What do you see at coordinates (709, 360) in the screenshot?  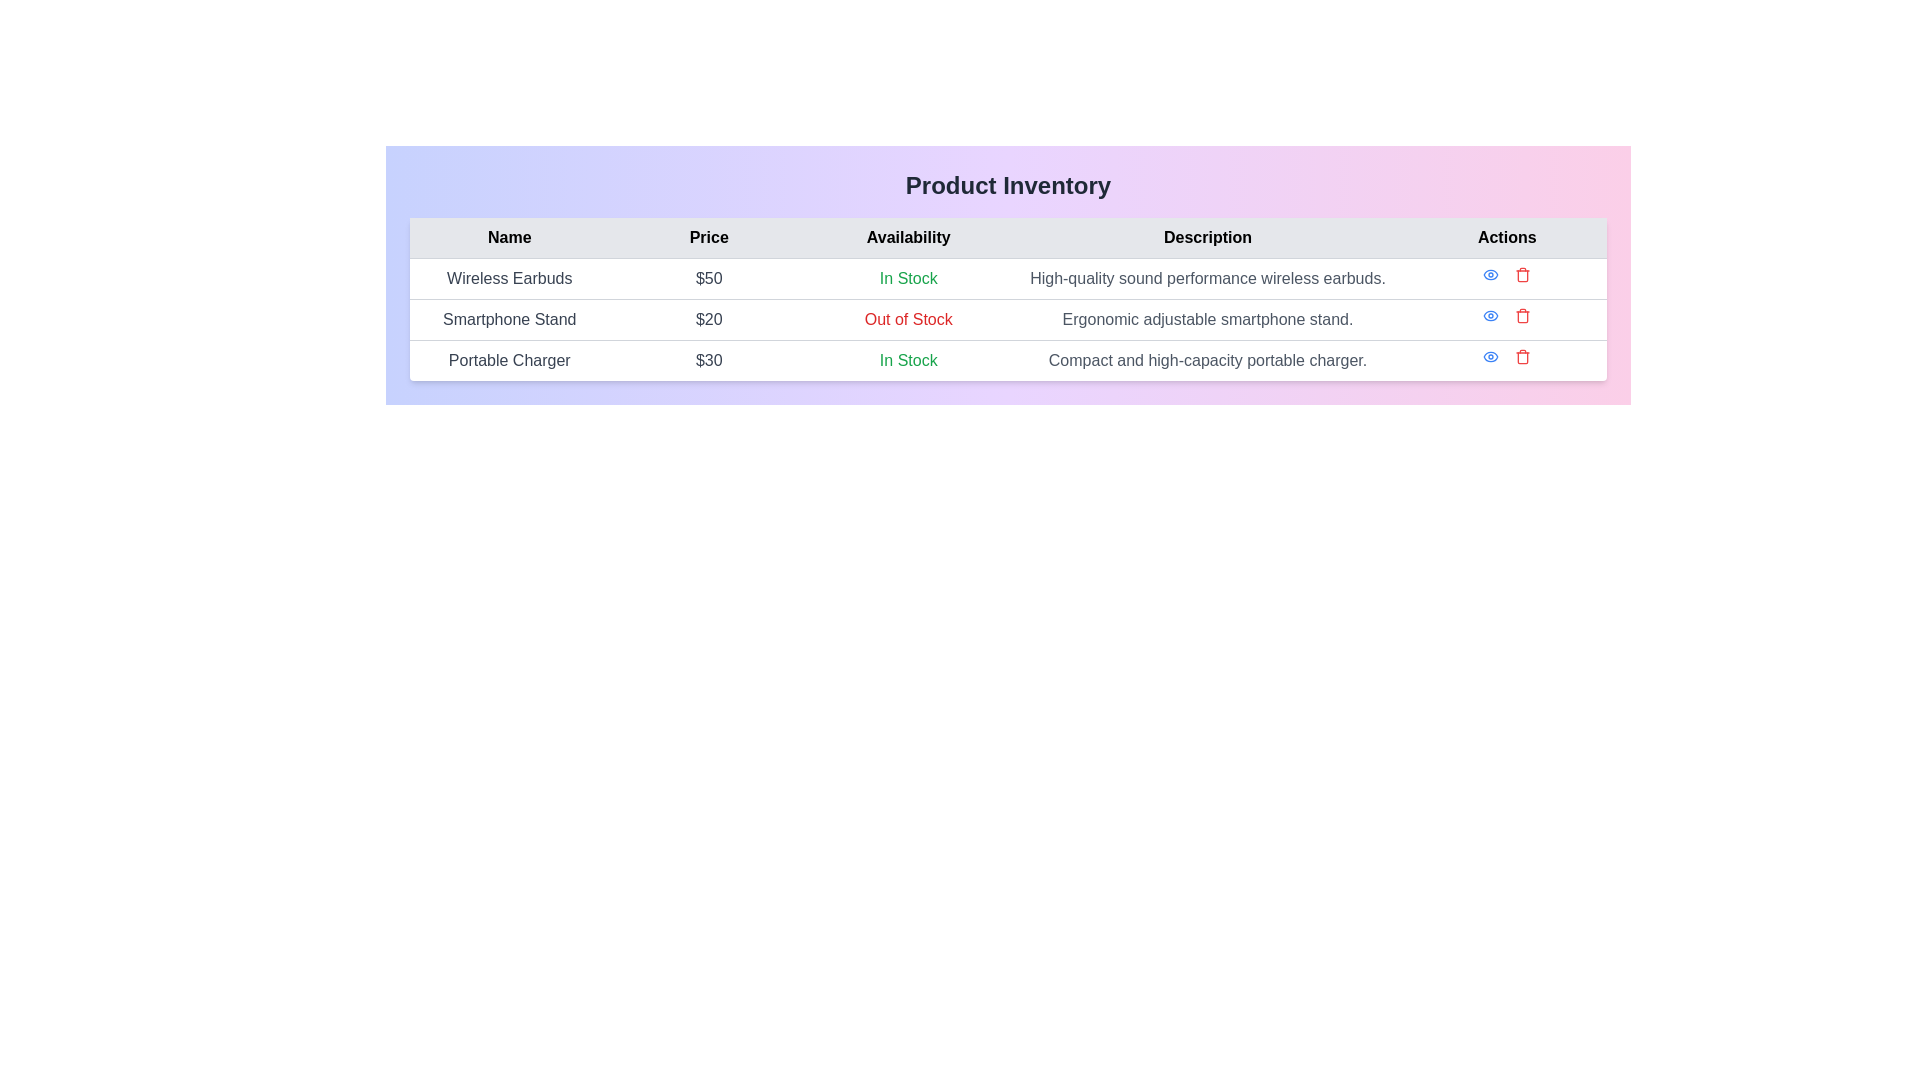 I see `the Static label displaying the price '$30' in bold gray text, located in the second cell of the 'Price' column for the 'Portable Charger' product` at bounding box center [709, 360].